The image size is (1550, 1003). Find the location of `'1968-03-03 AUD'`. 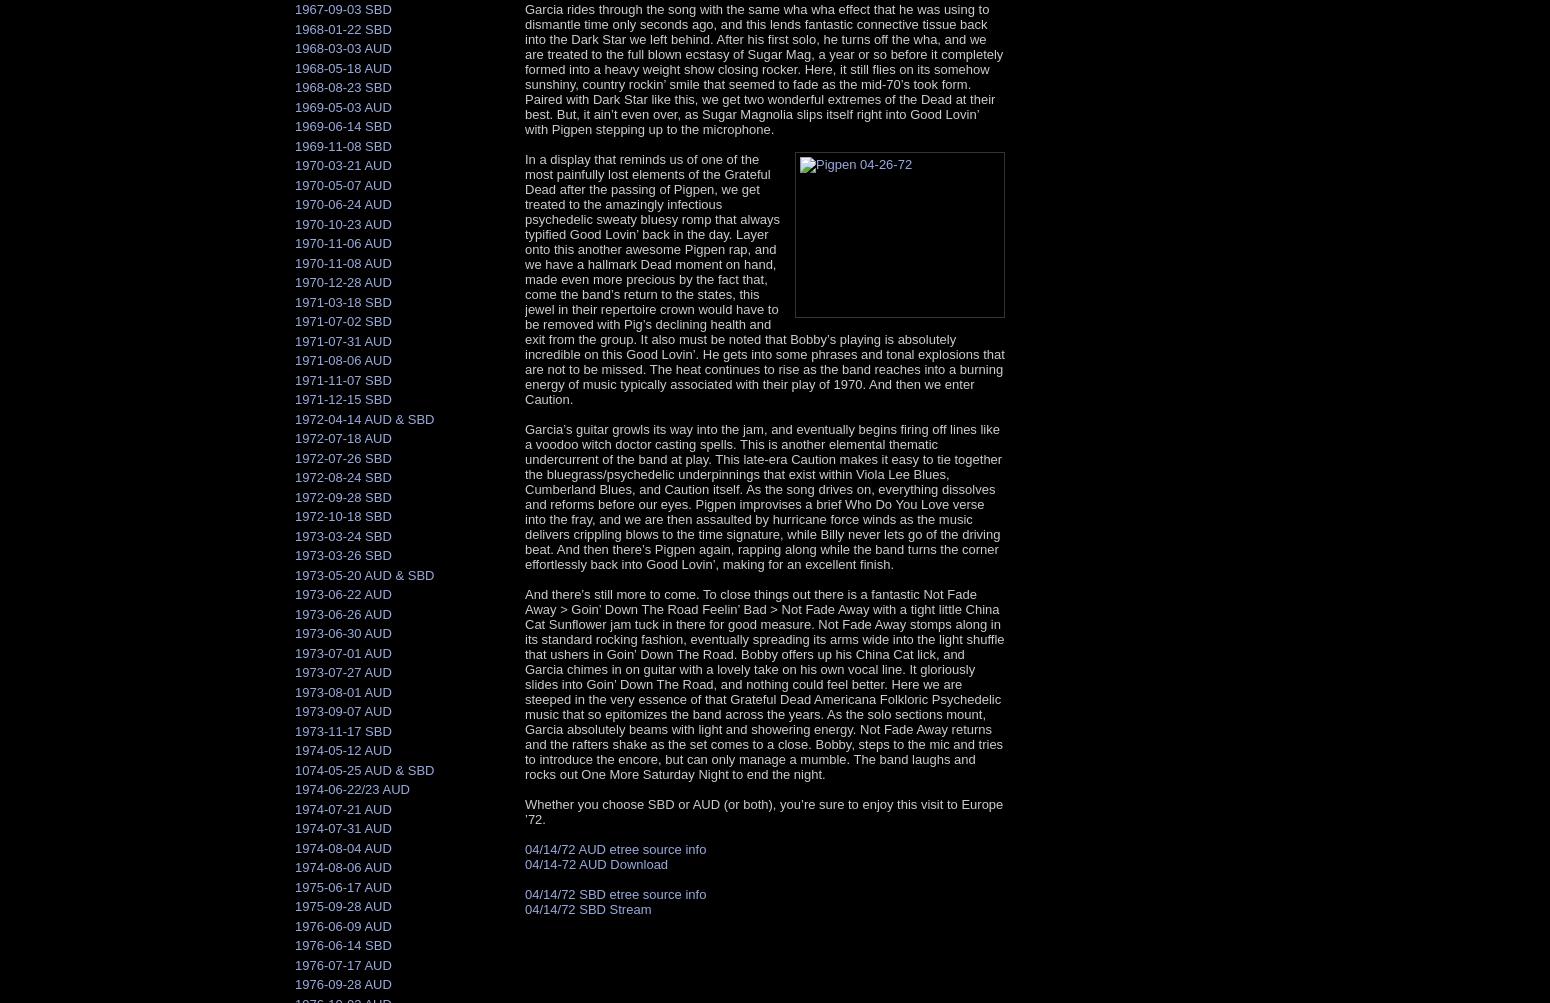

'1968-03-03 AUD' is located at coordinates (342, 48).